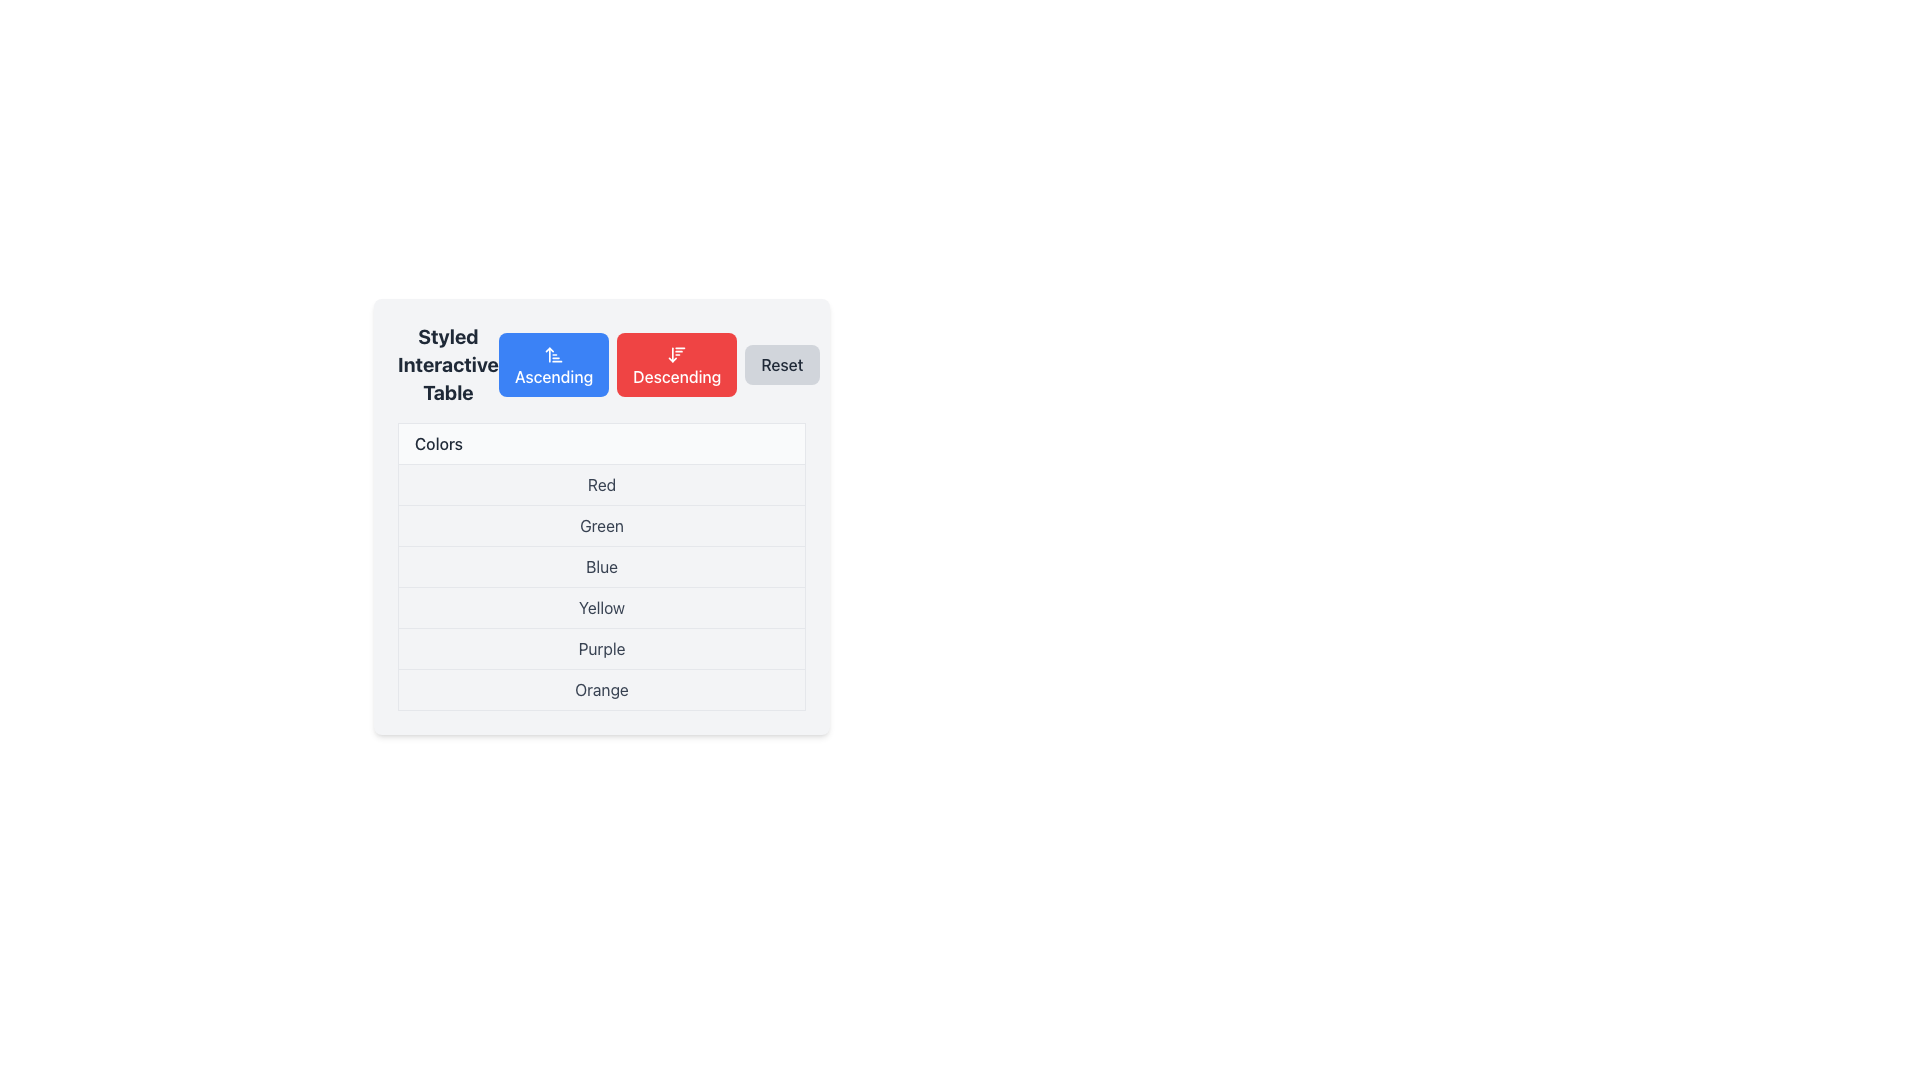  Describe the element at coordinates (677, 353) in the screenshot. I see `the downward-pointing arrow icon inside the red button labeled 'Descending' to sort the items in descending order` at that location.